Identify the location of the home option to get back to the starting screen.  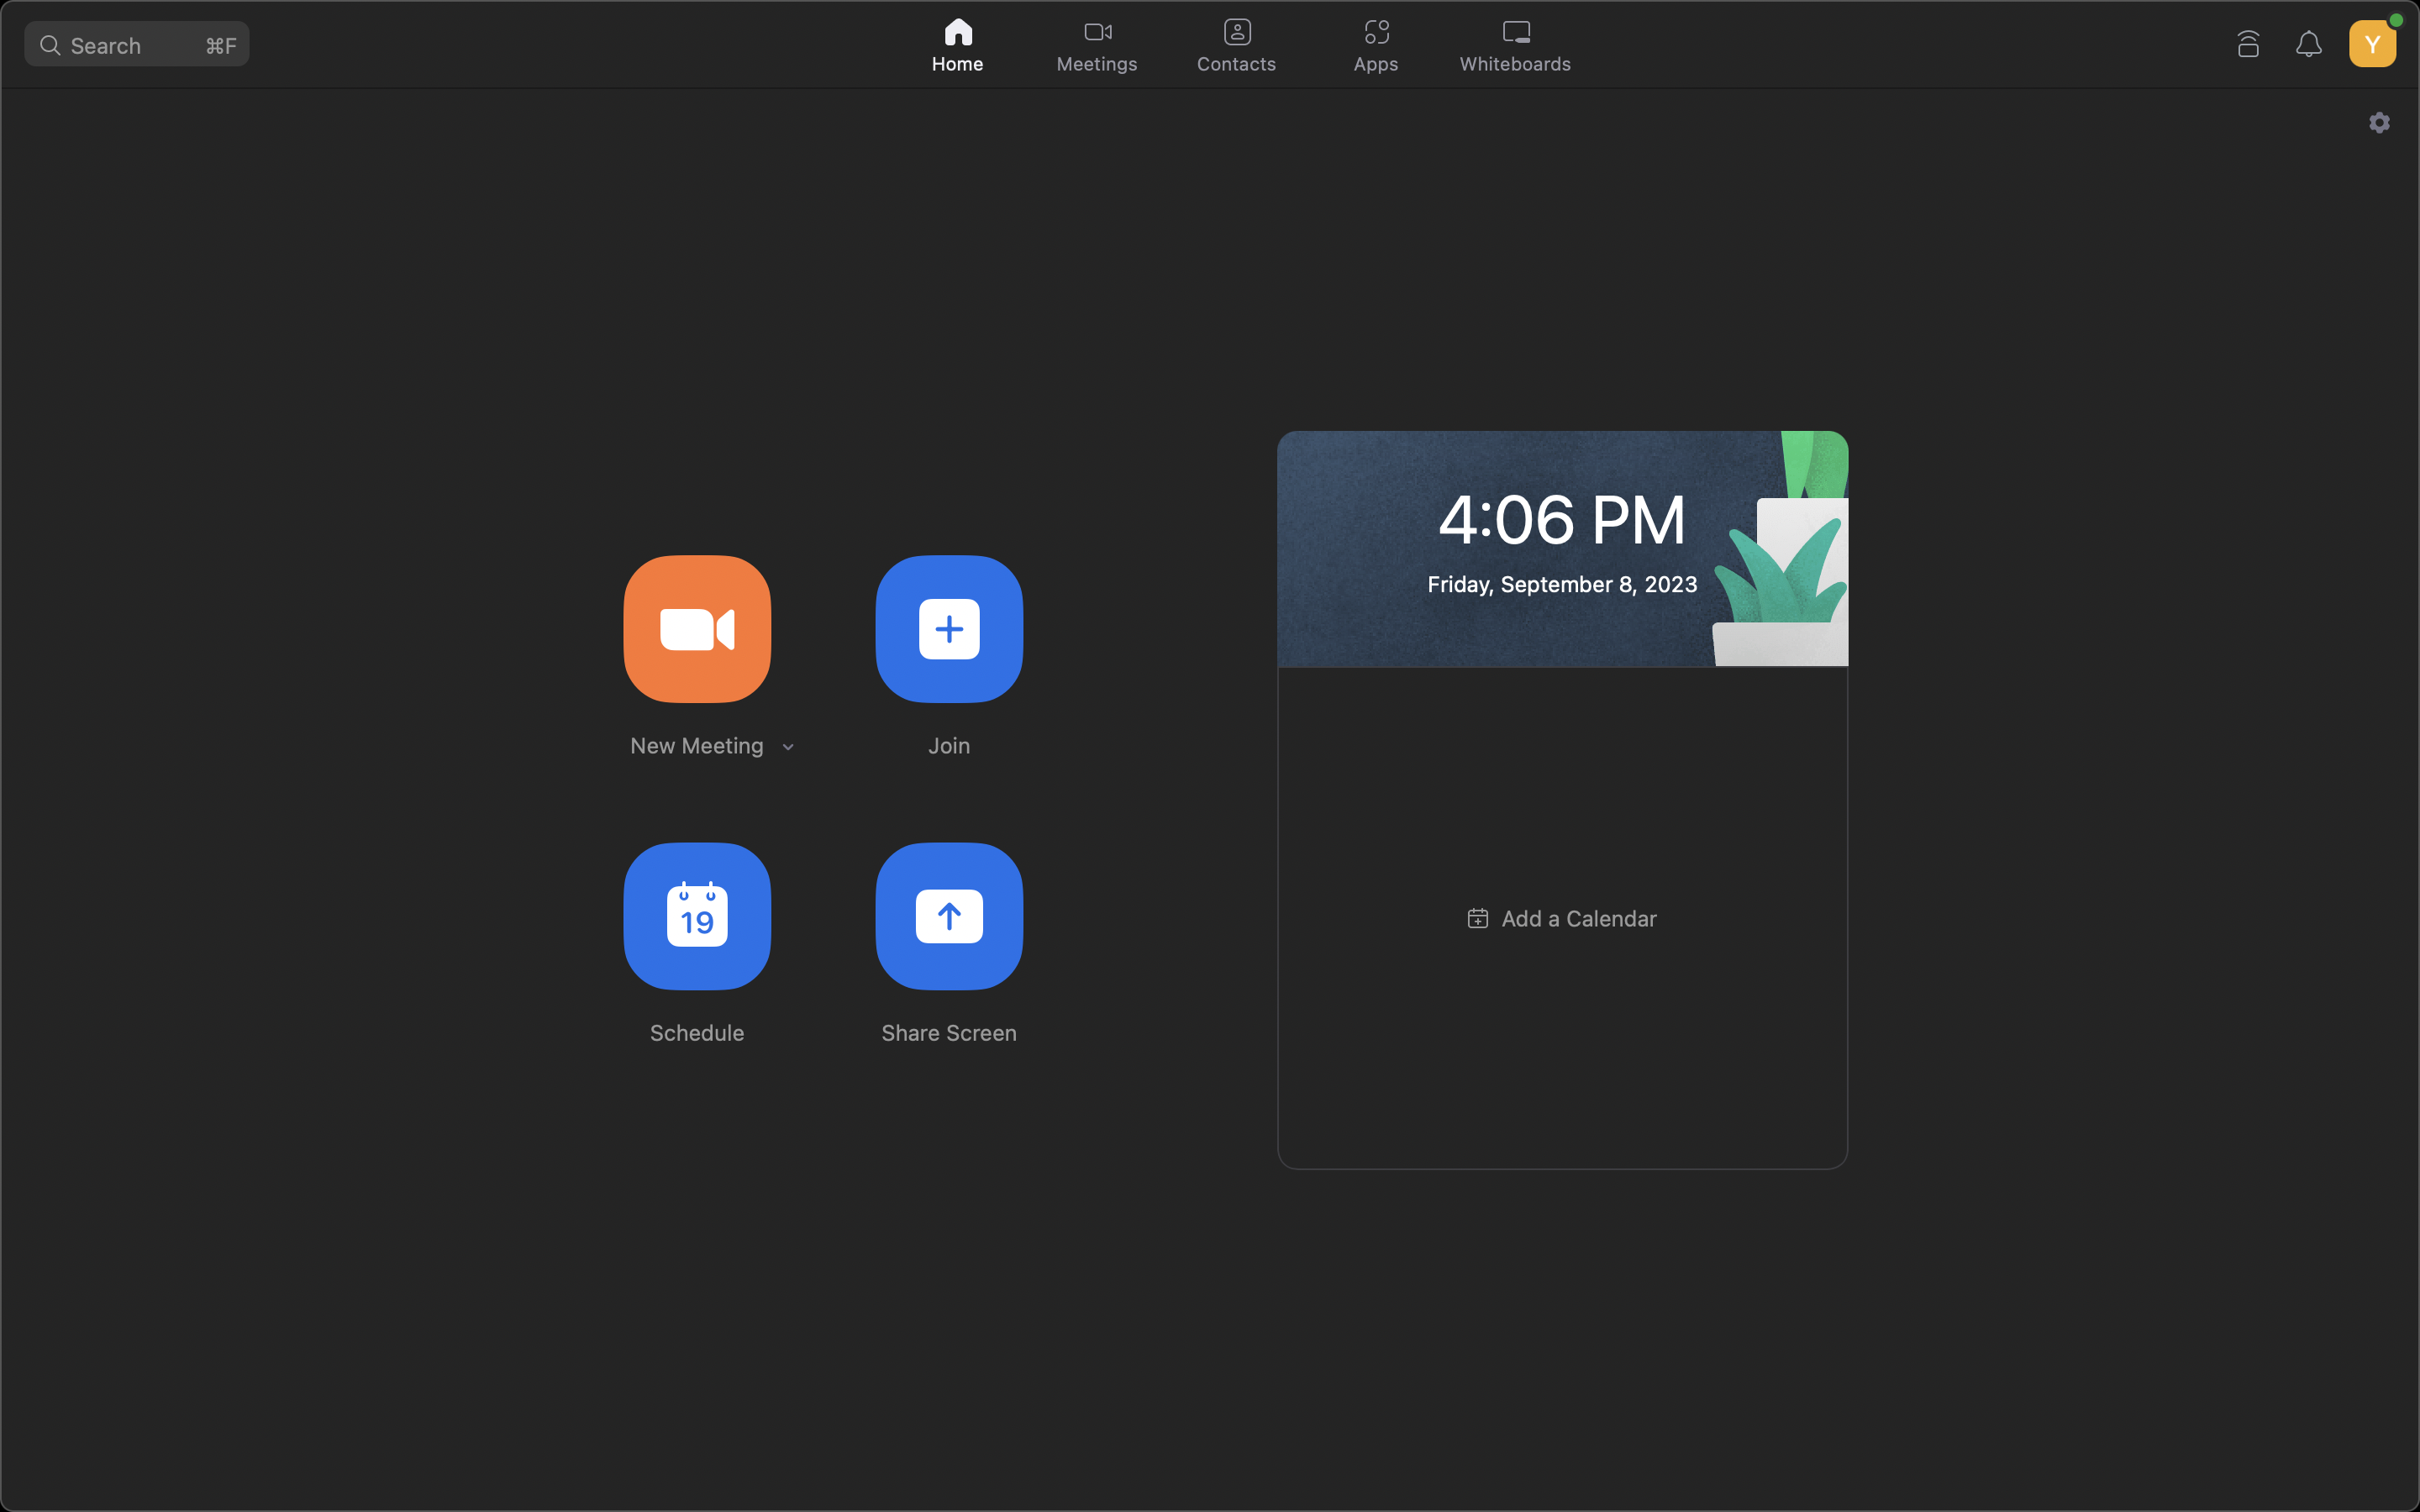
(959, 41).